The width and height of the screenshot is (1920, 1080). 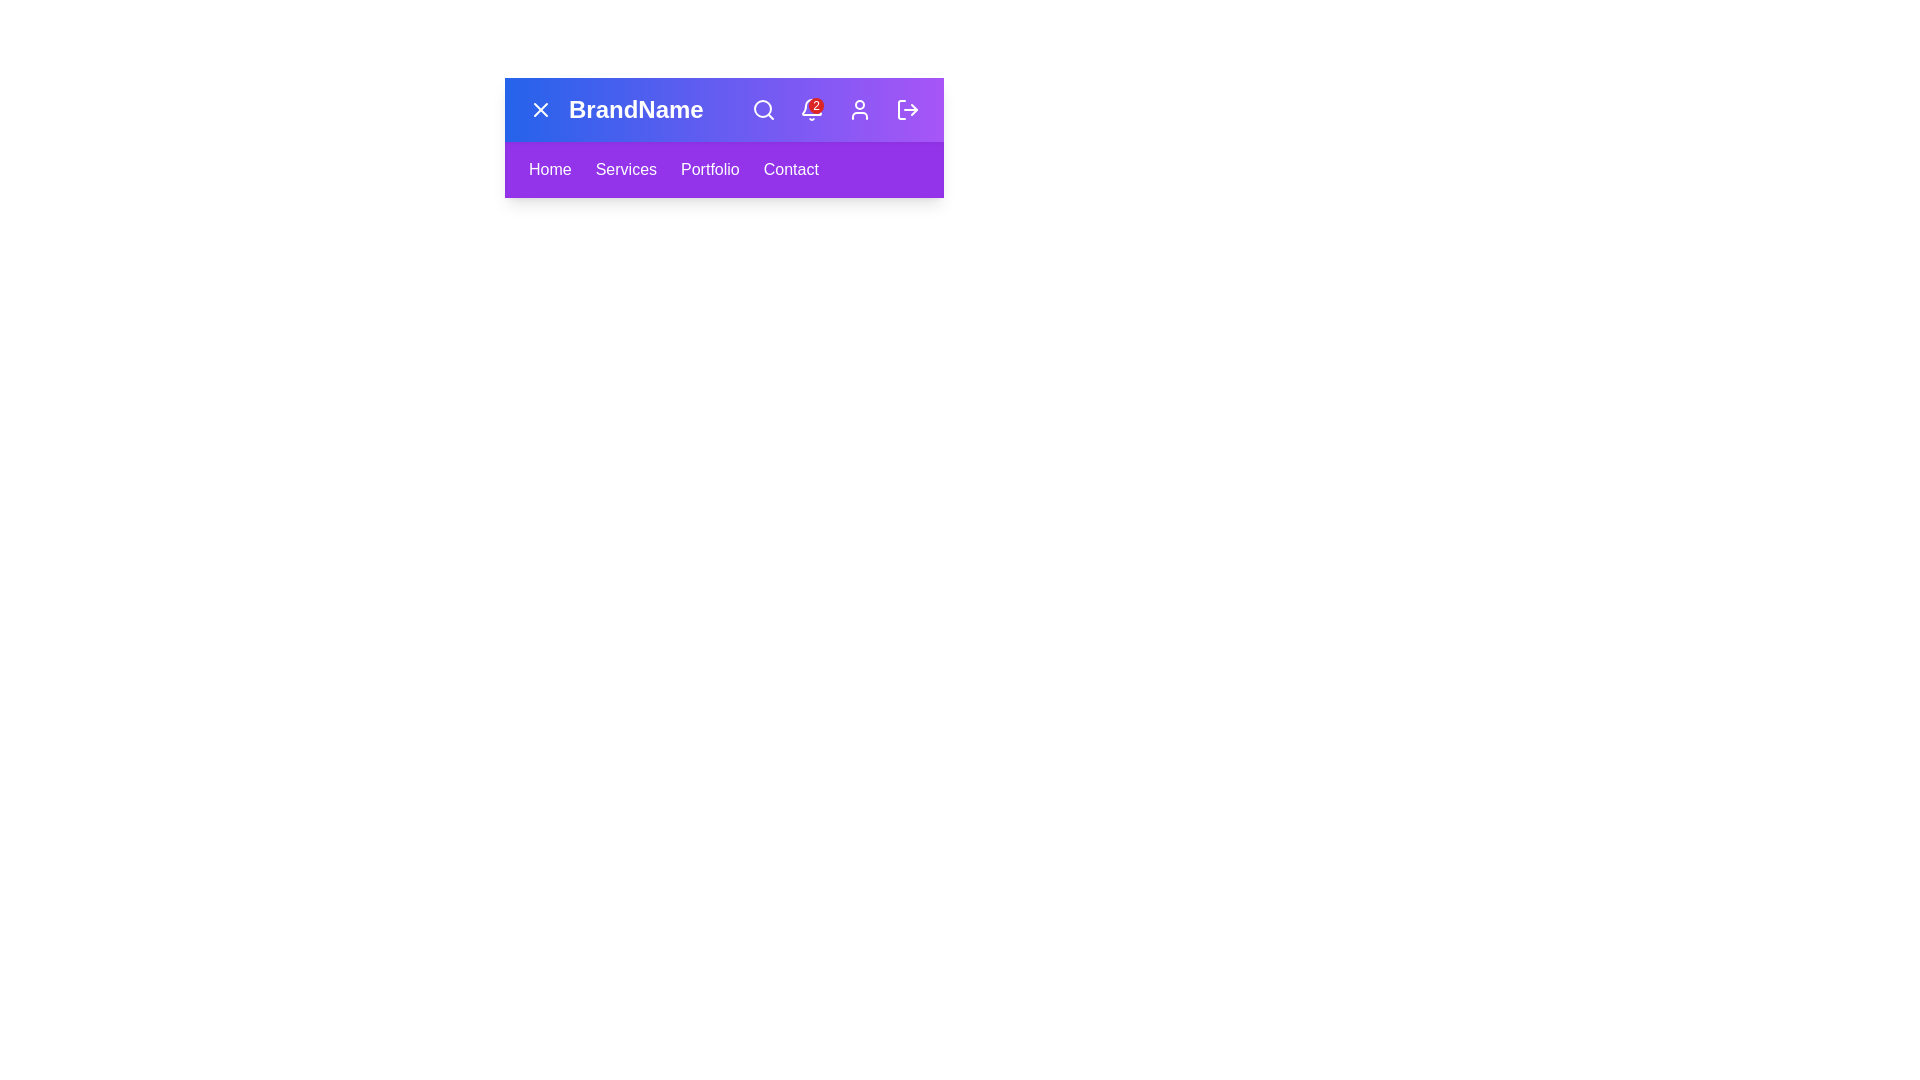 I want to click on the small circular badge with a red background and white text displaying the number '2', located on the top-right corner of the notification bell icon in the navigation bar, so click(x=816, y=105).